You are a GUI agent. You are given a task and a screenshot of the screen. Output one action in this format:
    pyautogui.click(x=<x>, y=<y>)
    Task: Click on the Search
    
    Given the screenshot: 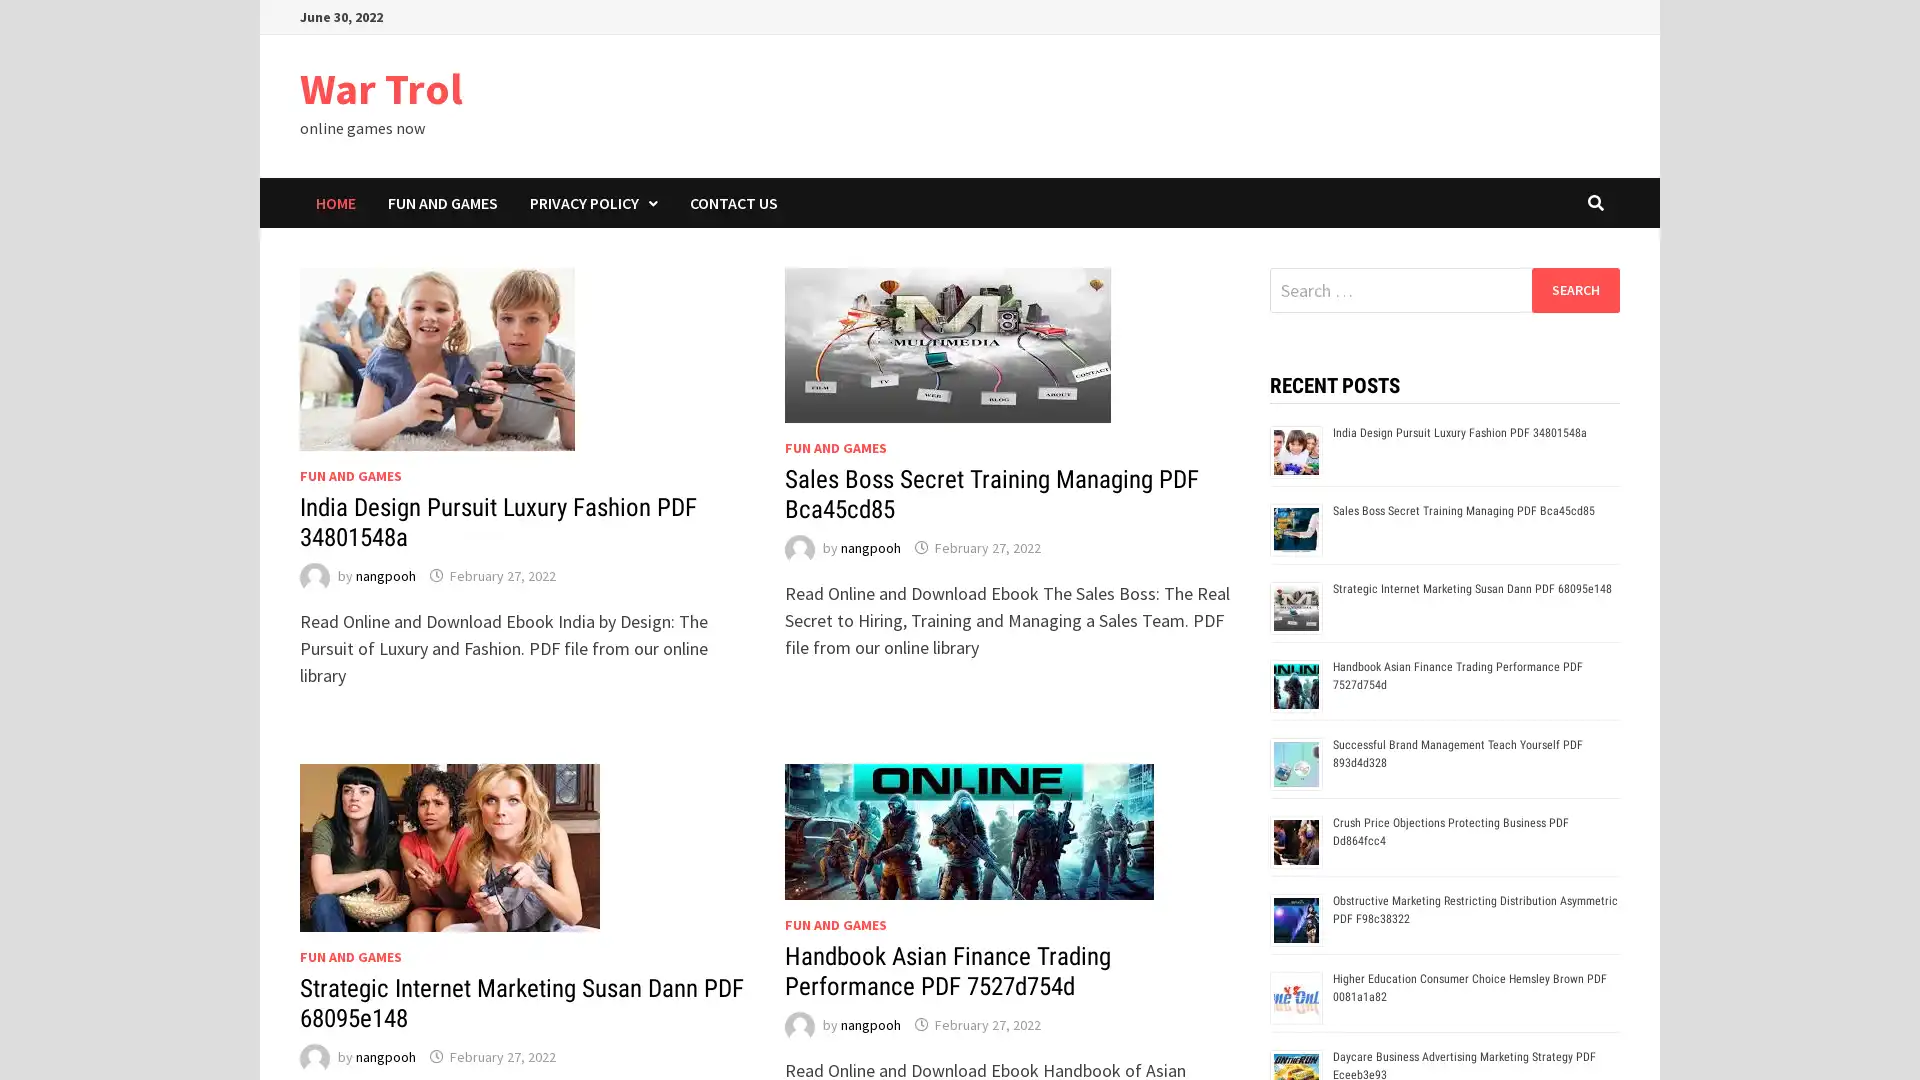 What is the action you would take?
    pyautogui.click(x=1574, y=289)
    